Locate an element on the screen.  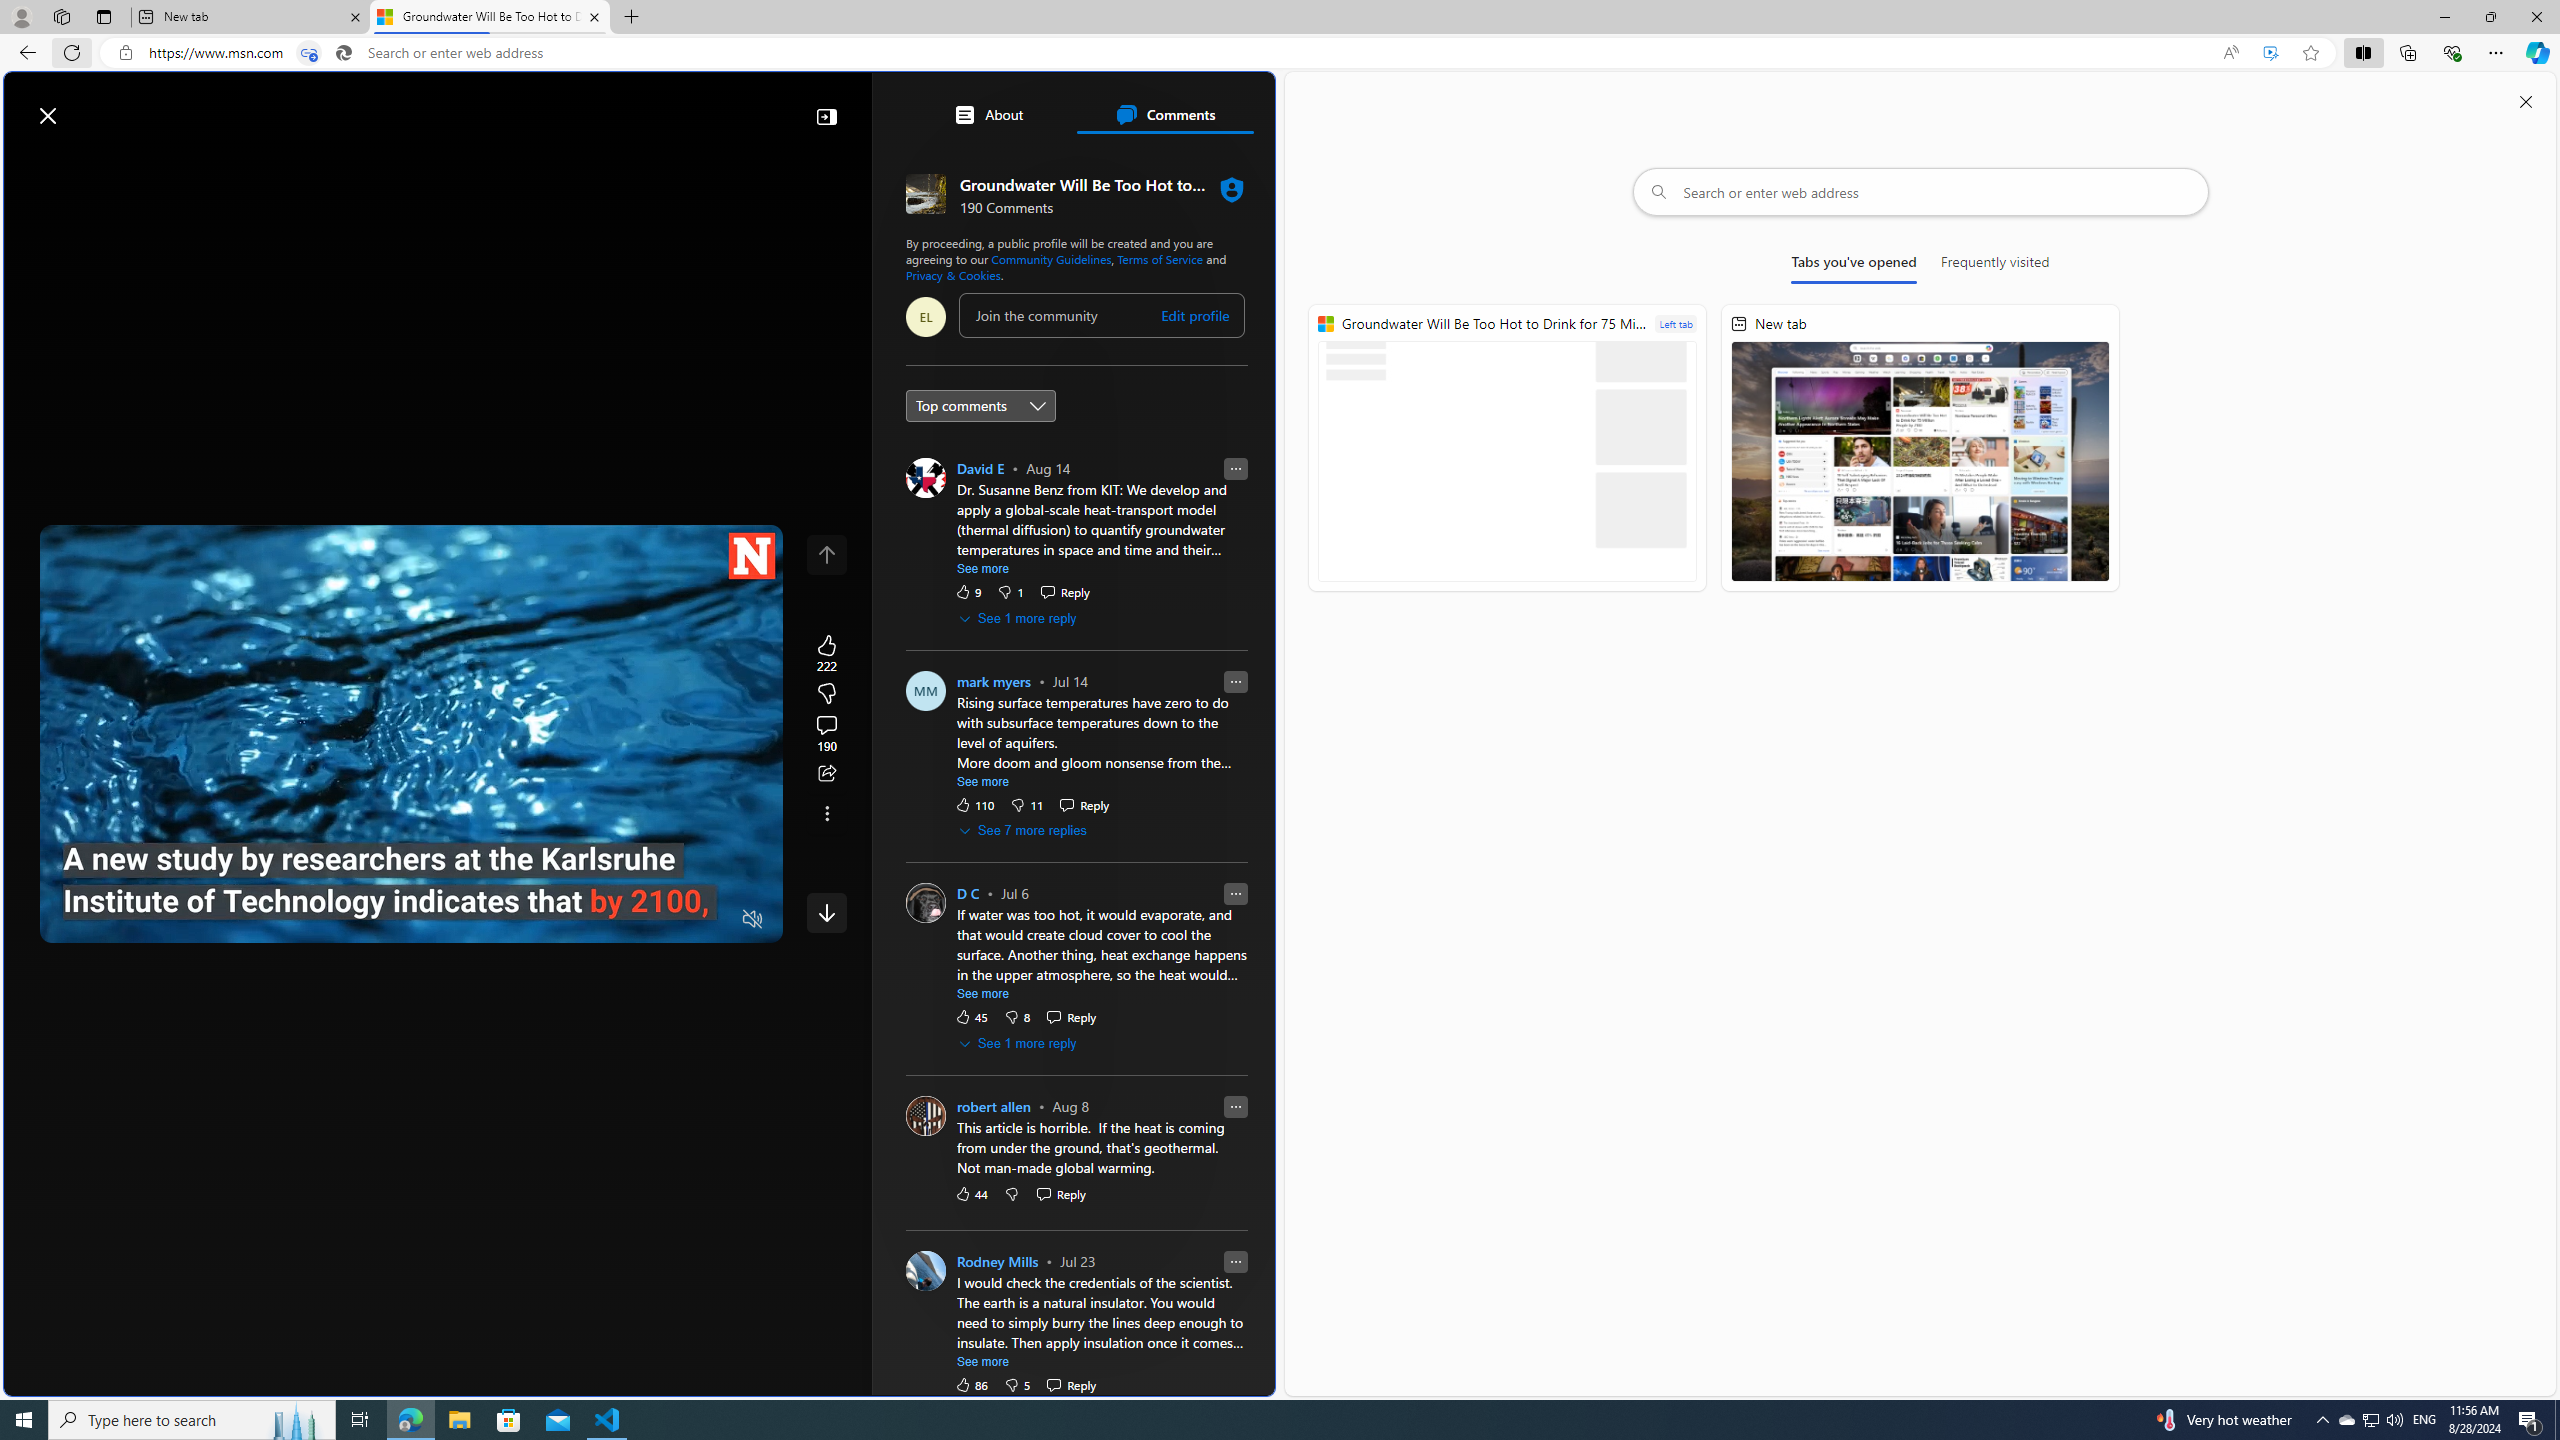
'See 7 more replies' is located at coordinates (1023, 831).